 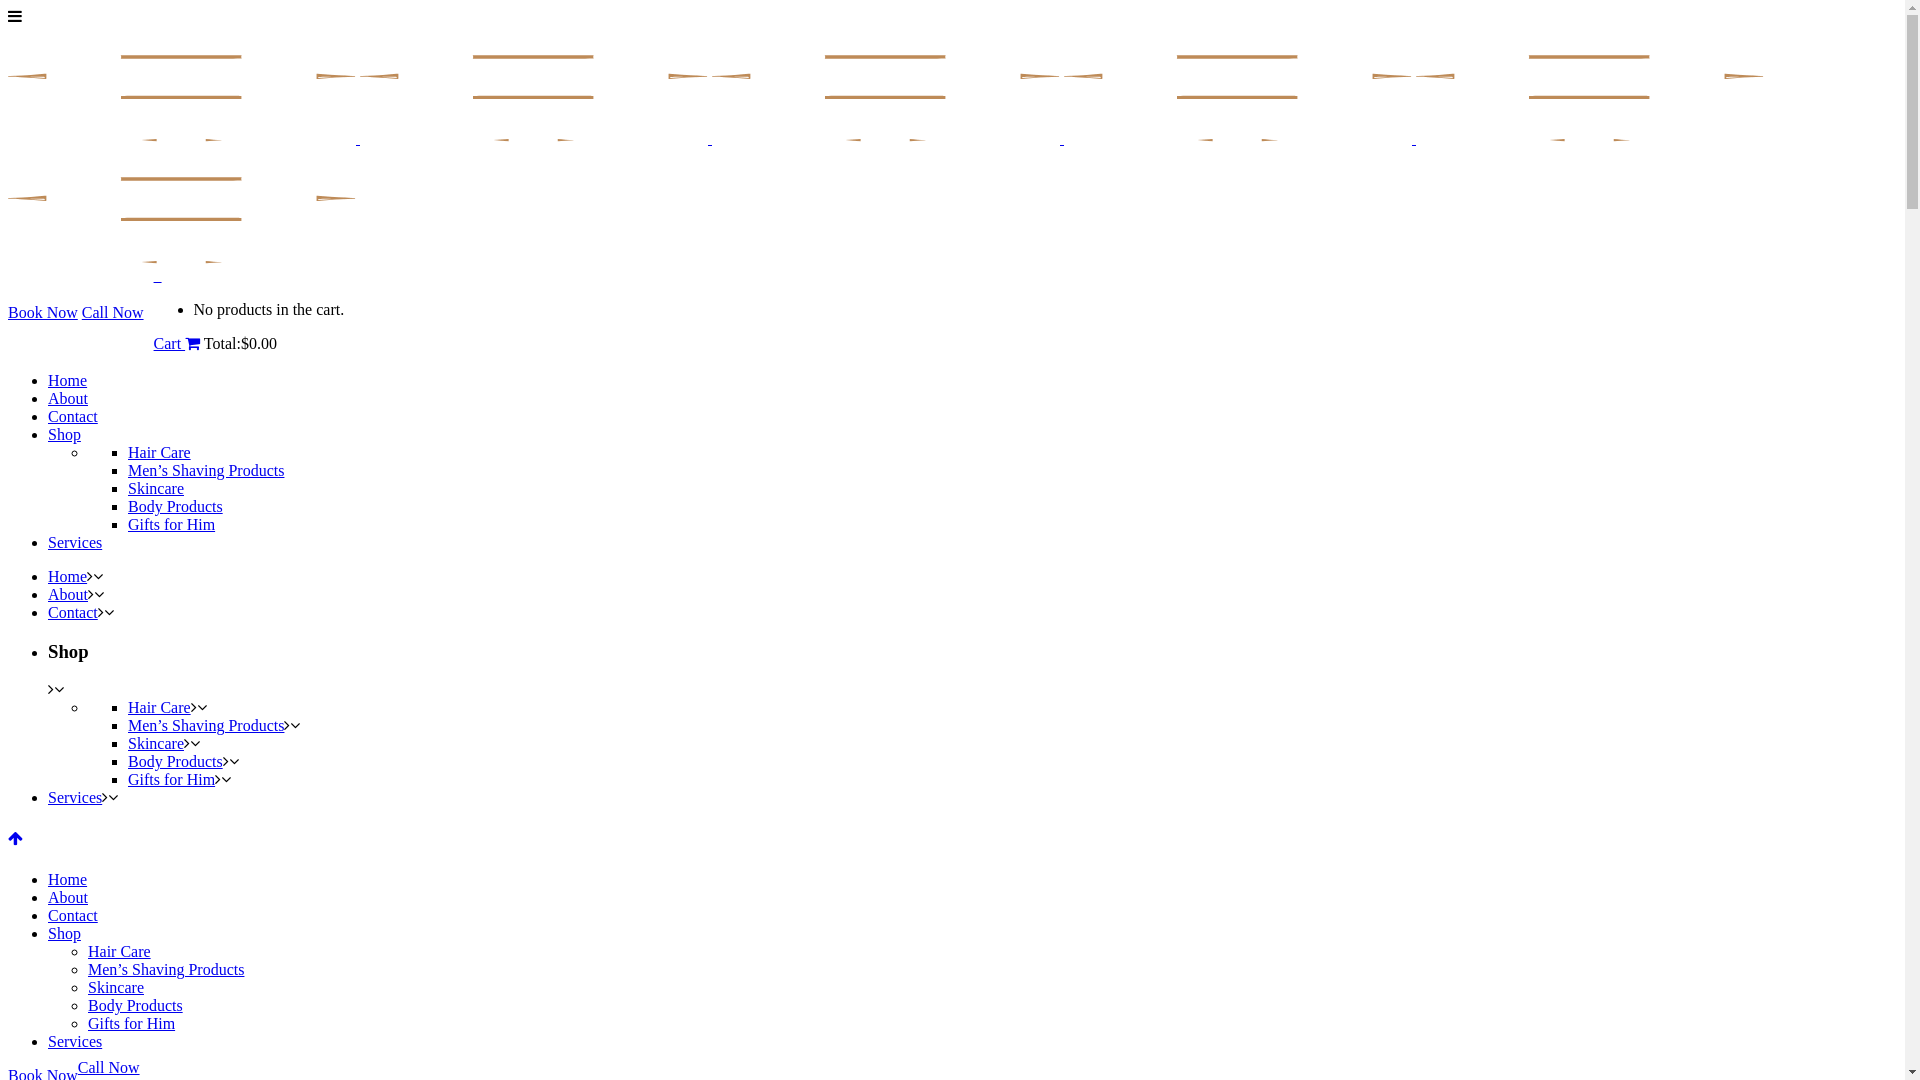 What do you see at coordinates (134, 1005) in the screenshot?
I see `'Body Products'` at bounding box center [134, 1005].